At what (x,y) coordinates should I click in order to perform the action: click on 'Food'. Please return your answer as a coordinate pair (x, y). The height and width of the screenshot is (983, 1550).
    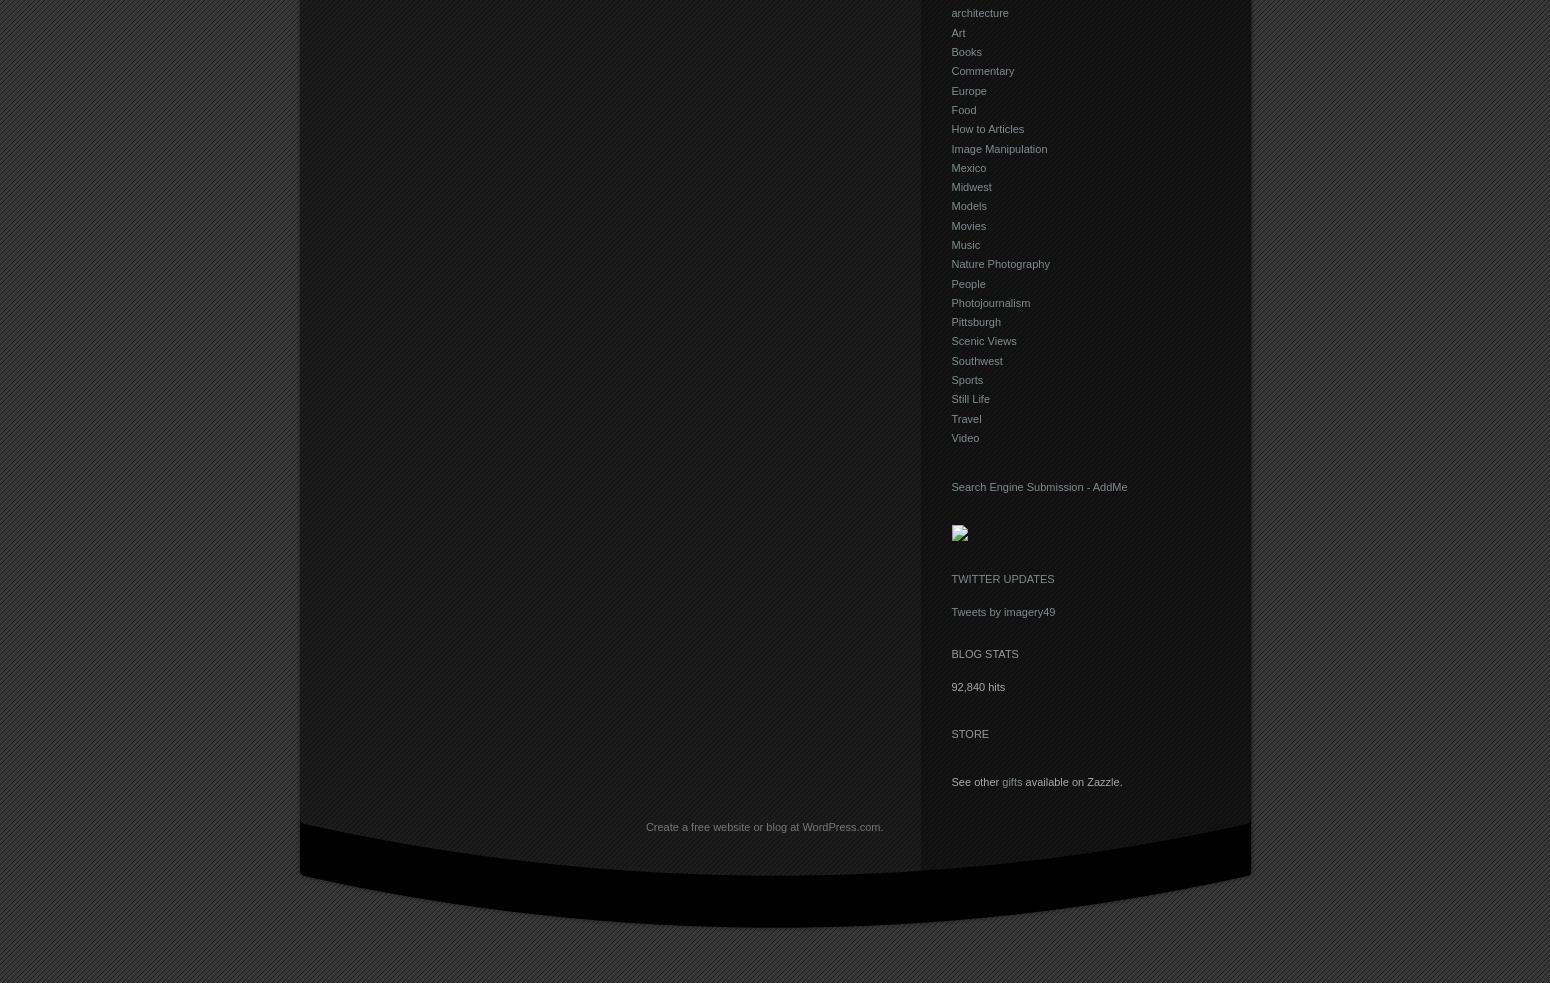
    Looking at the image, I should click on (949, 108).